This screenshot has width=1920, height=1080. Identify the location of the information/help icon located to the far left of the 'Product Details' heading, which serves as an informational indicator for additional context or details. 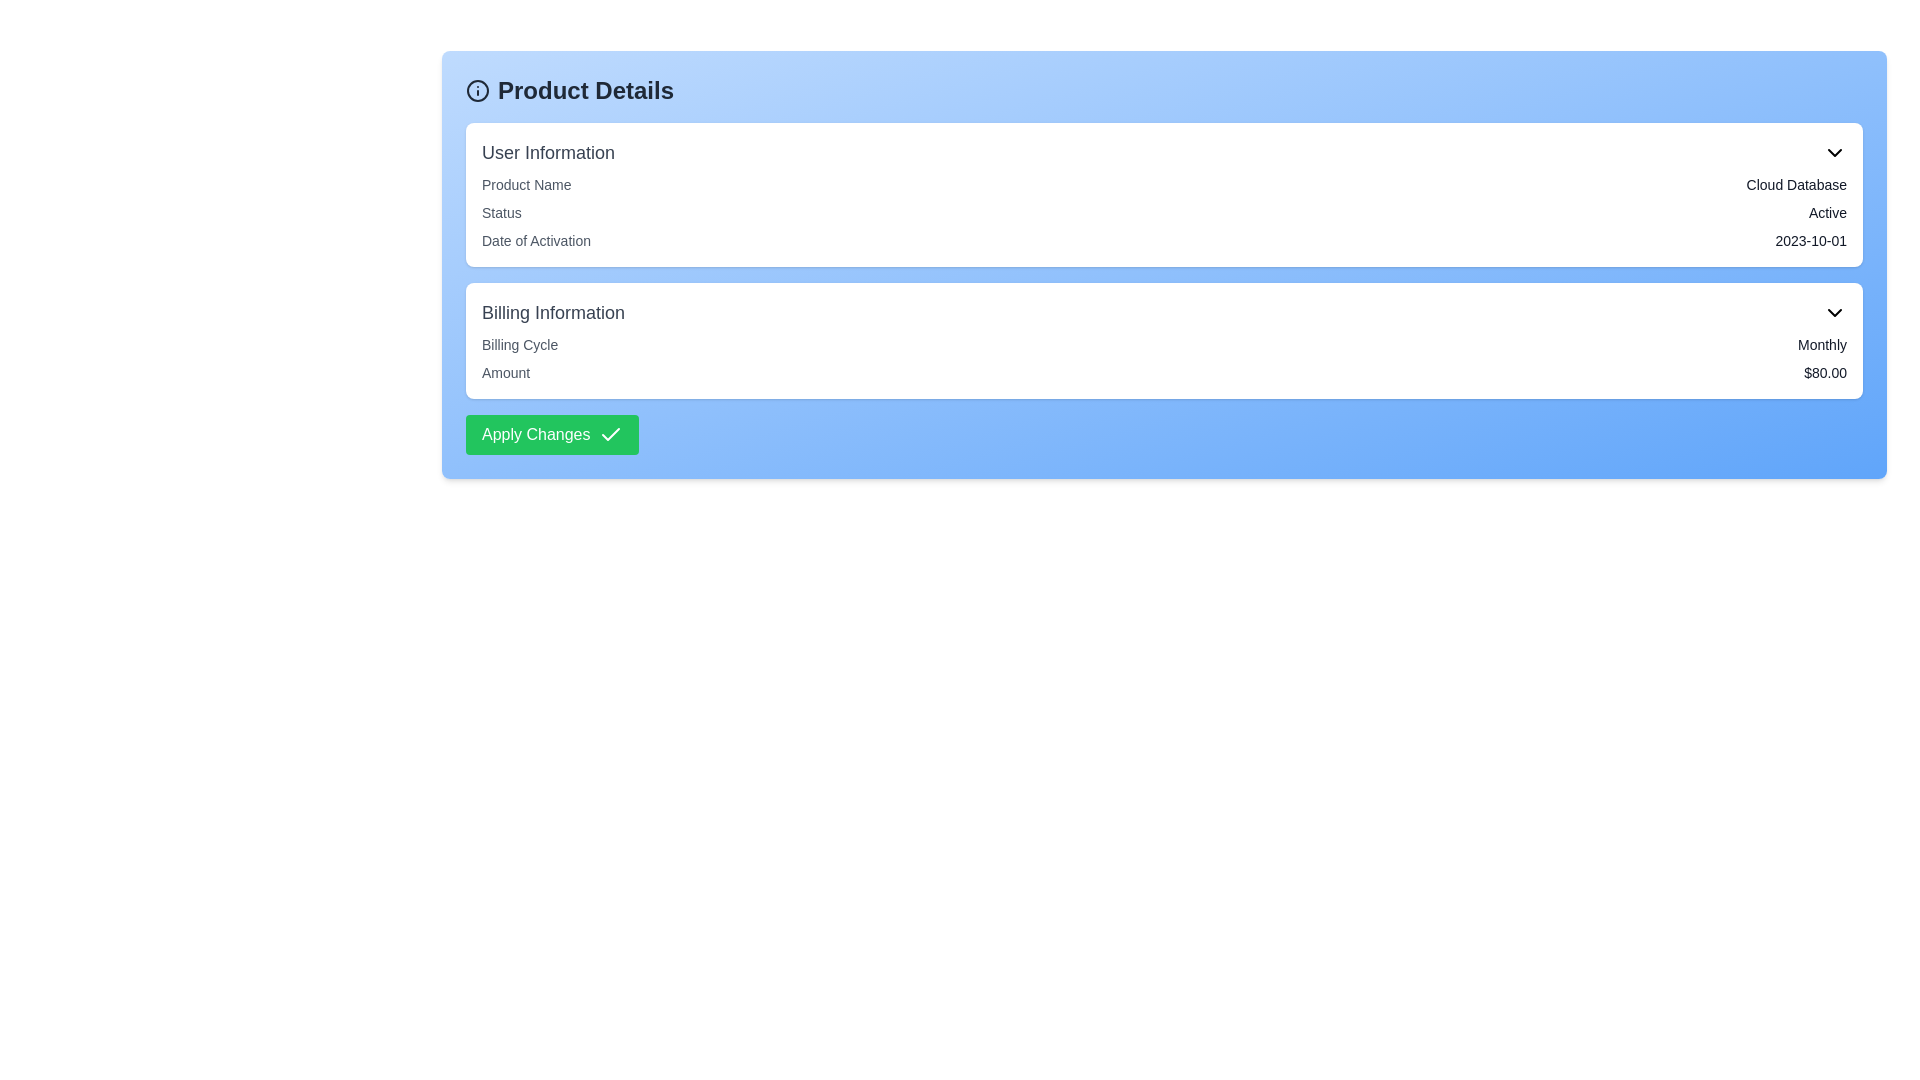
(477, 91).